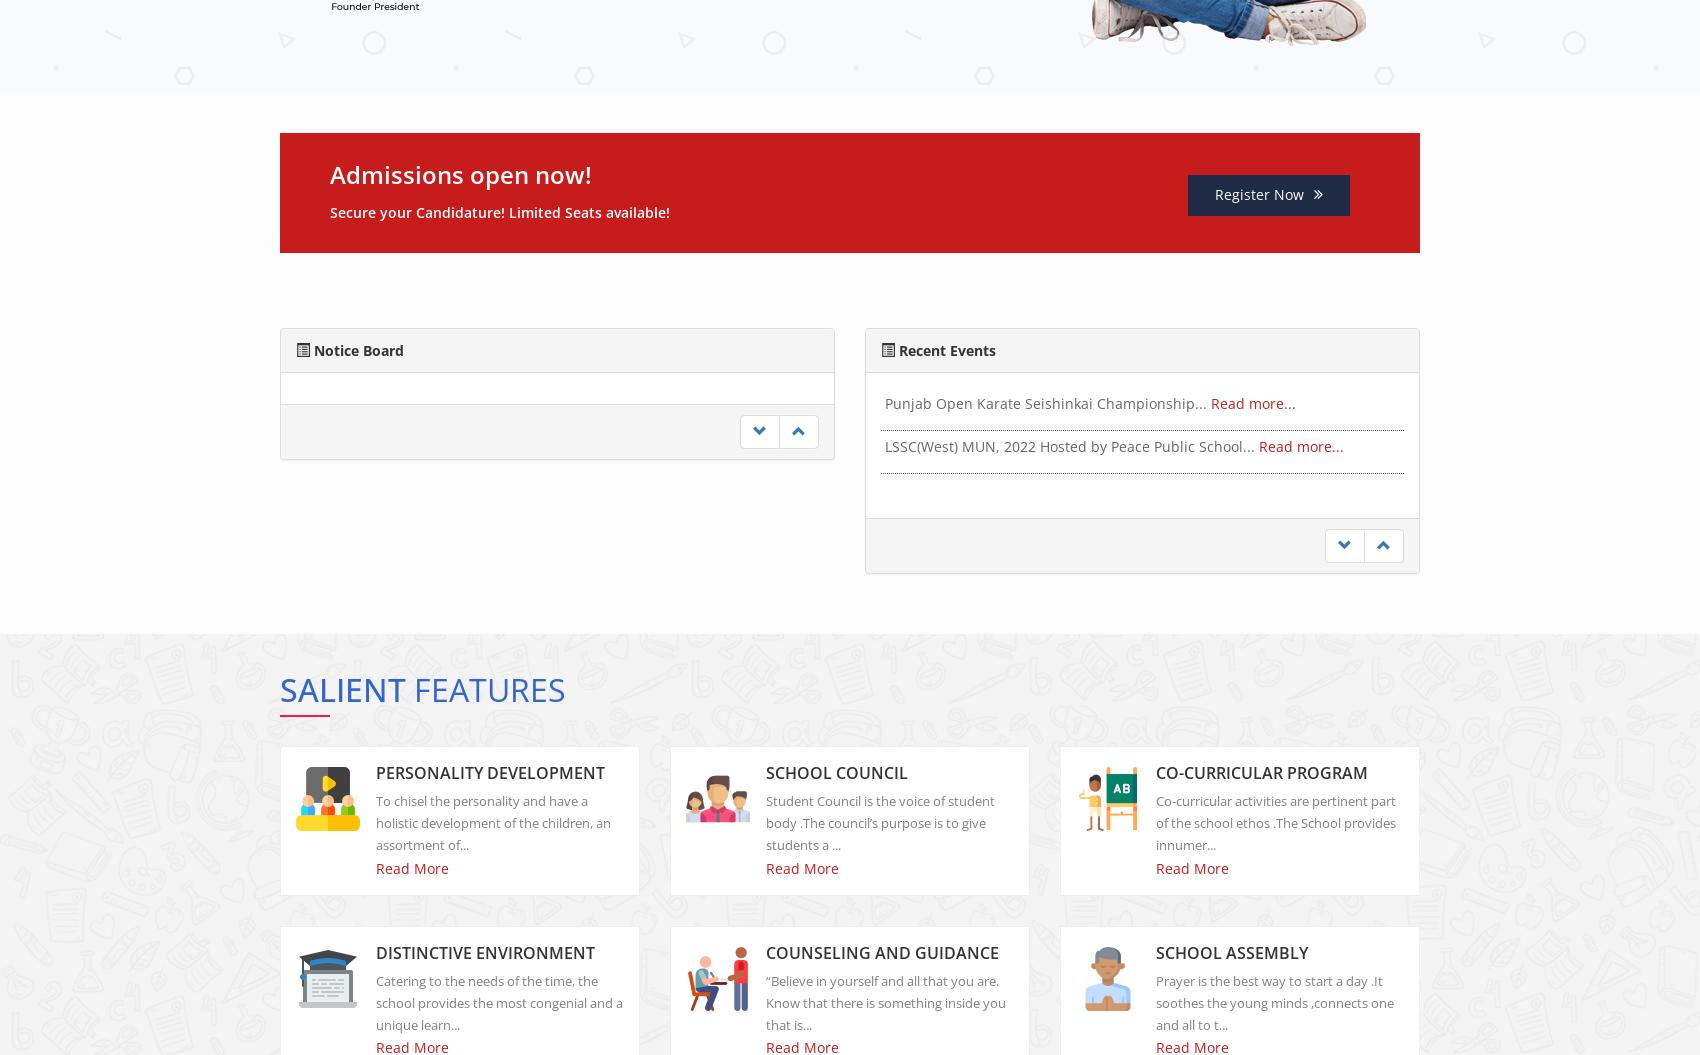 This screenshot has width=1700, height=1055. Describe the element at coordinates (499, 1018) in the screenshot. I see `'Catering to the needs of the time, the school provides the most congenial and a unique learn...'` at that location.